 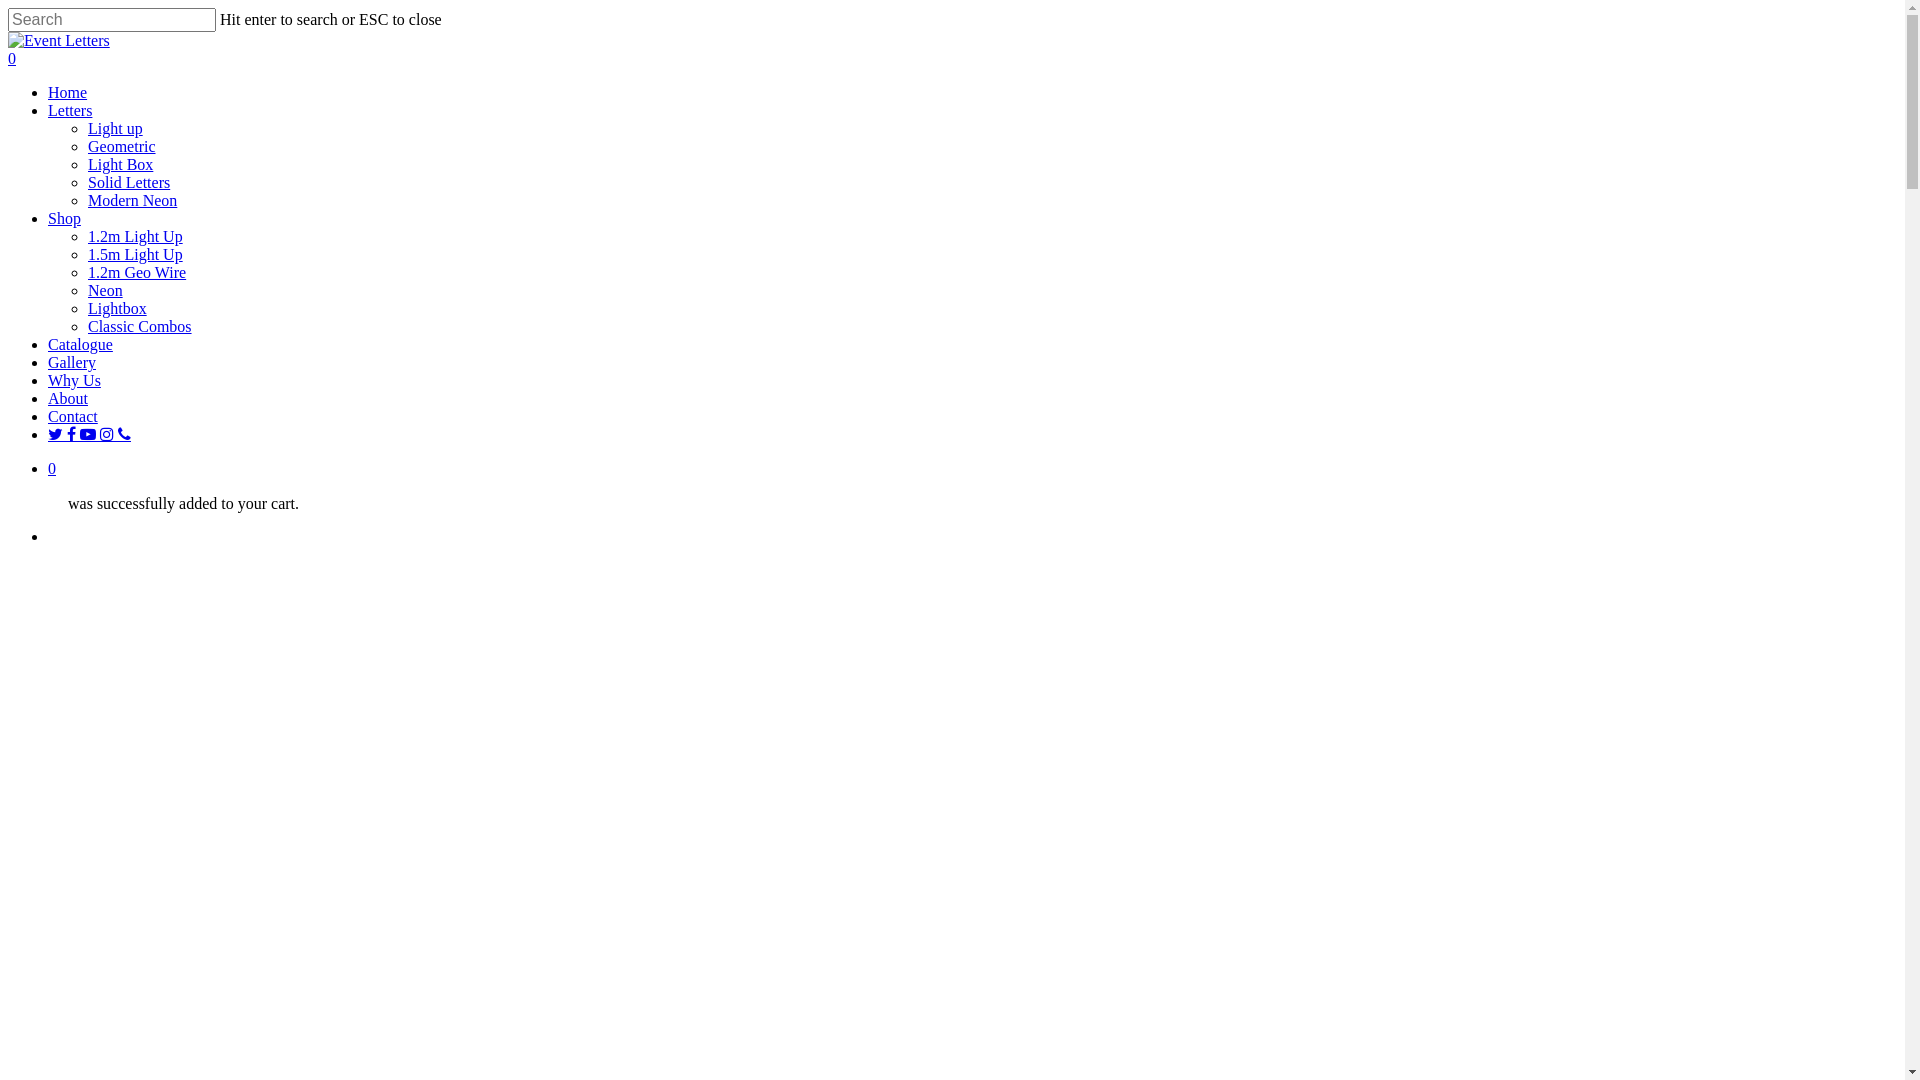 I want to click on 'Catalogue', so click(x=80, y=343).